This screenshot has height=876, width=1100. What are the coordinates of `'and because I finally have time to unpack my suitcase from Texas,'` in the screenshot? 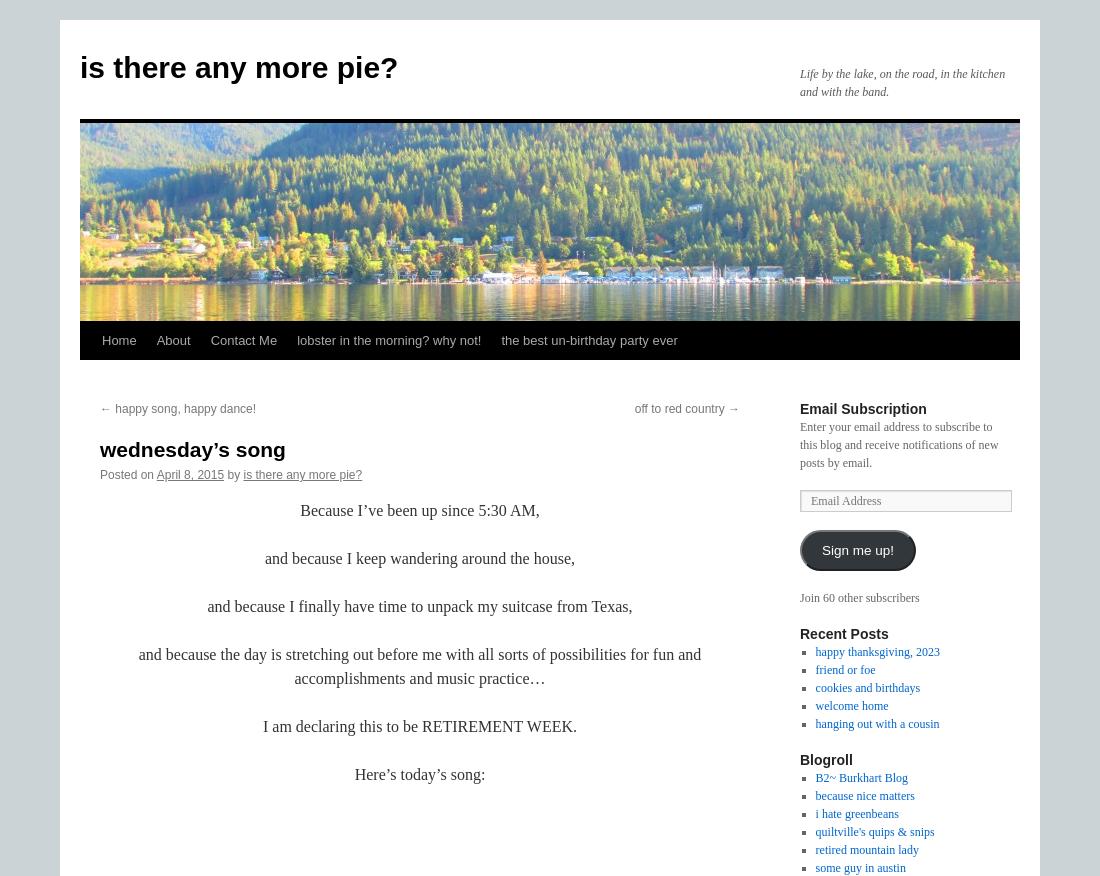 It's located at (418, 606).